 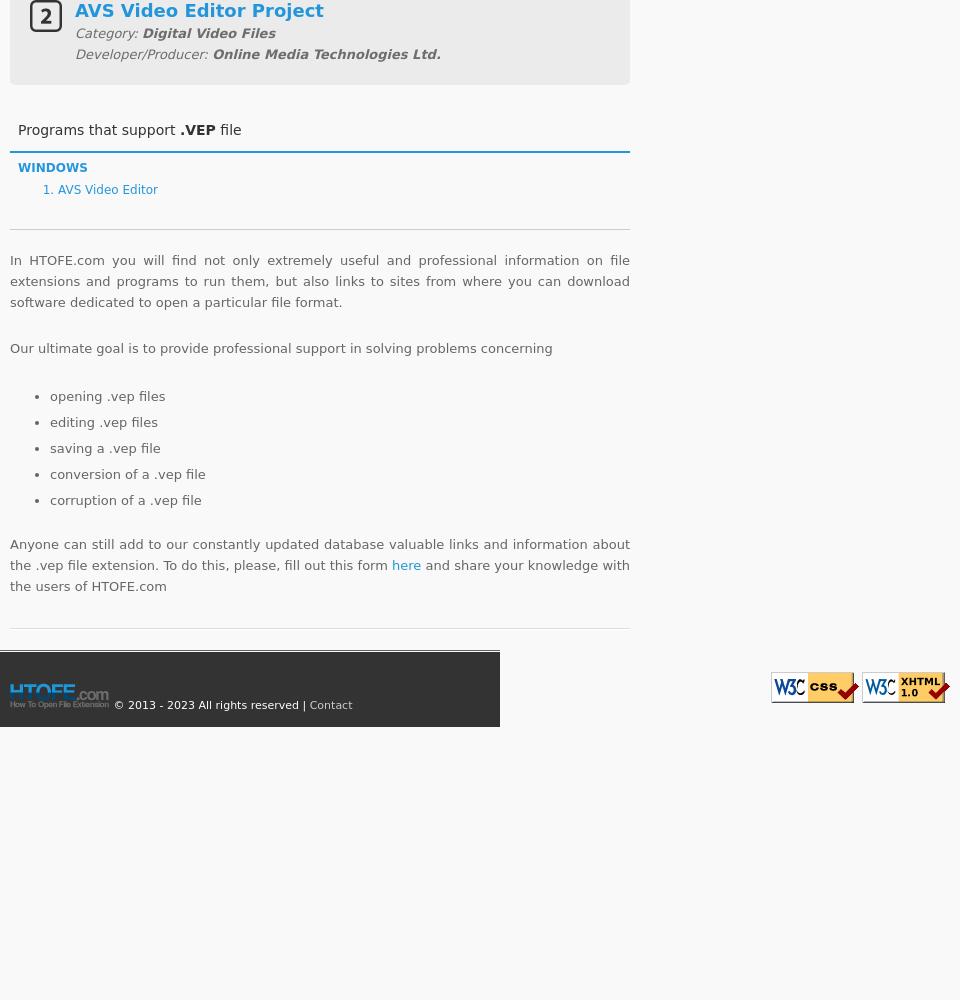 I want to click on 'and share your knowledge with the users of  HTOFE.com', so click(x=319, y=574).